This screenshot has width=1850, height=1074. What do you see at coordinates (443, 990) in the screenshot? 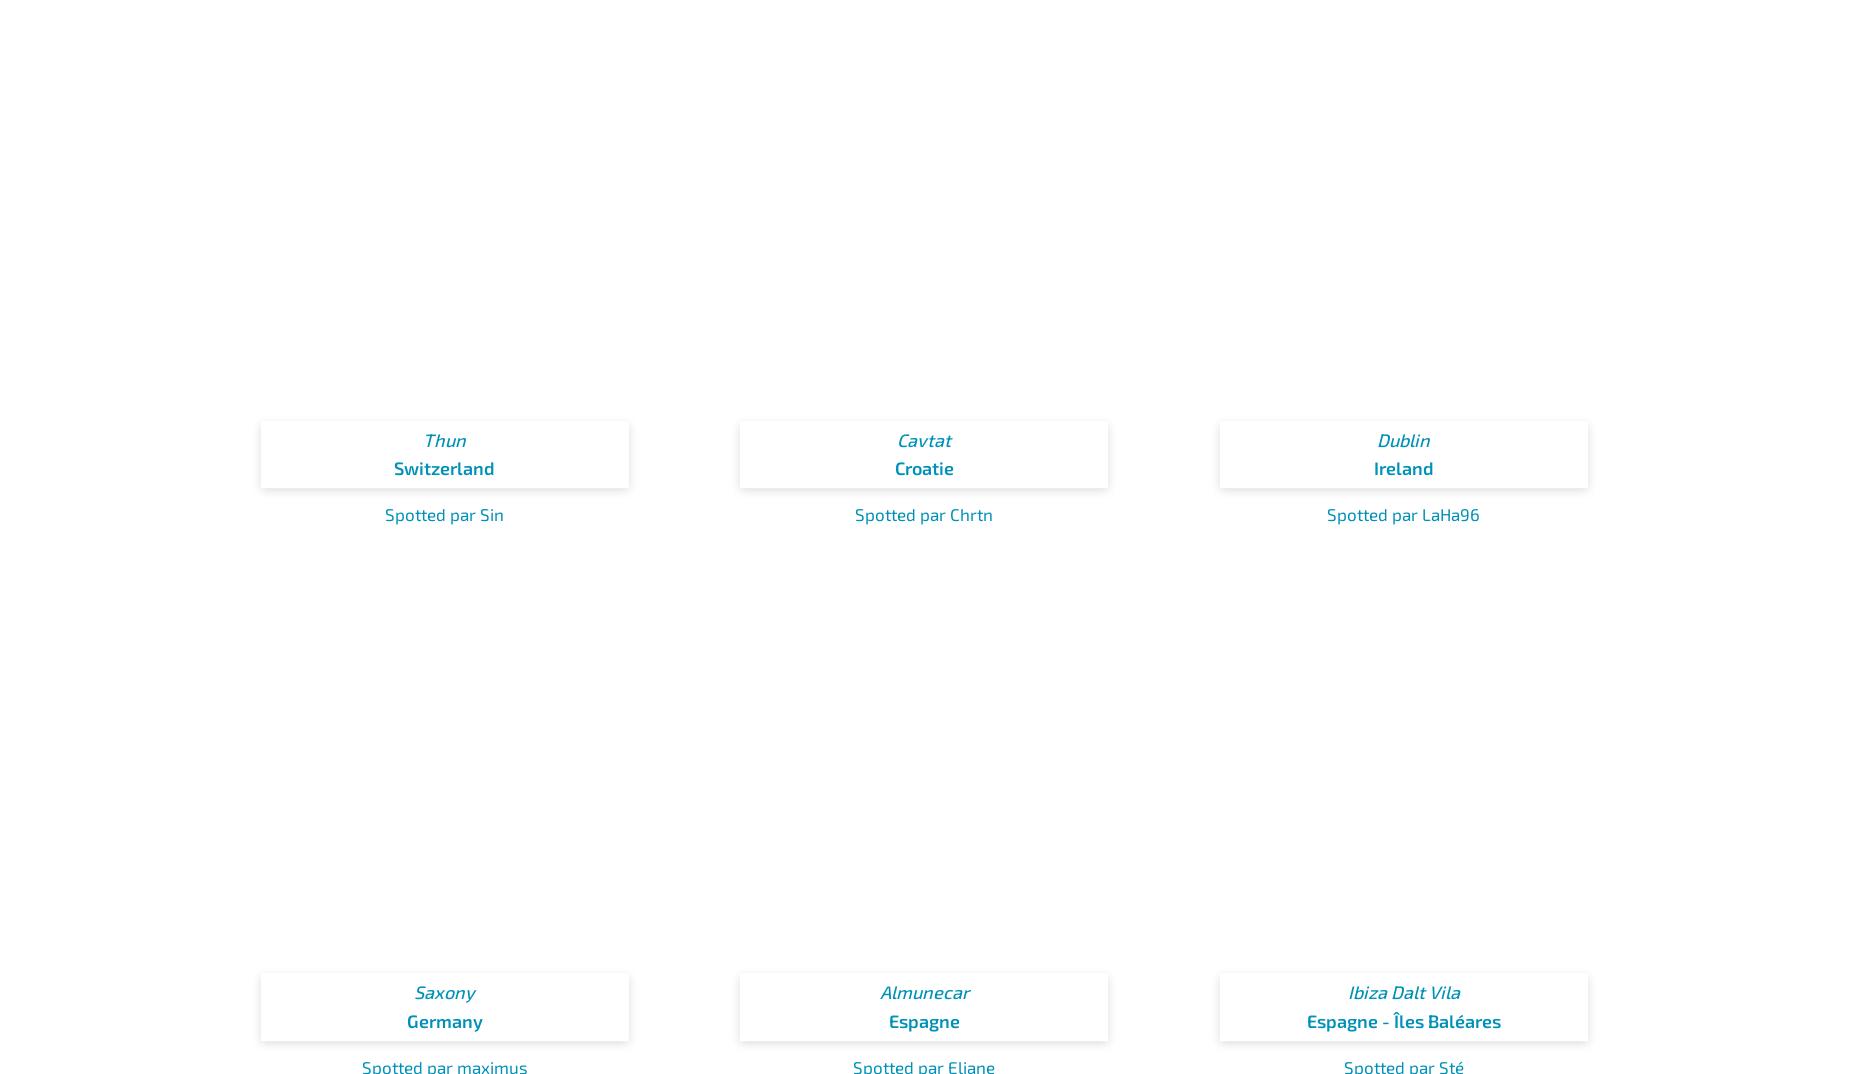
I see `'Saxony'` at bounding box center [443, 990].